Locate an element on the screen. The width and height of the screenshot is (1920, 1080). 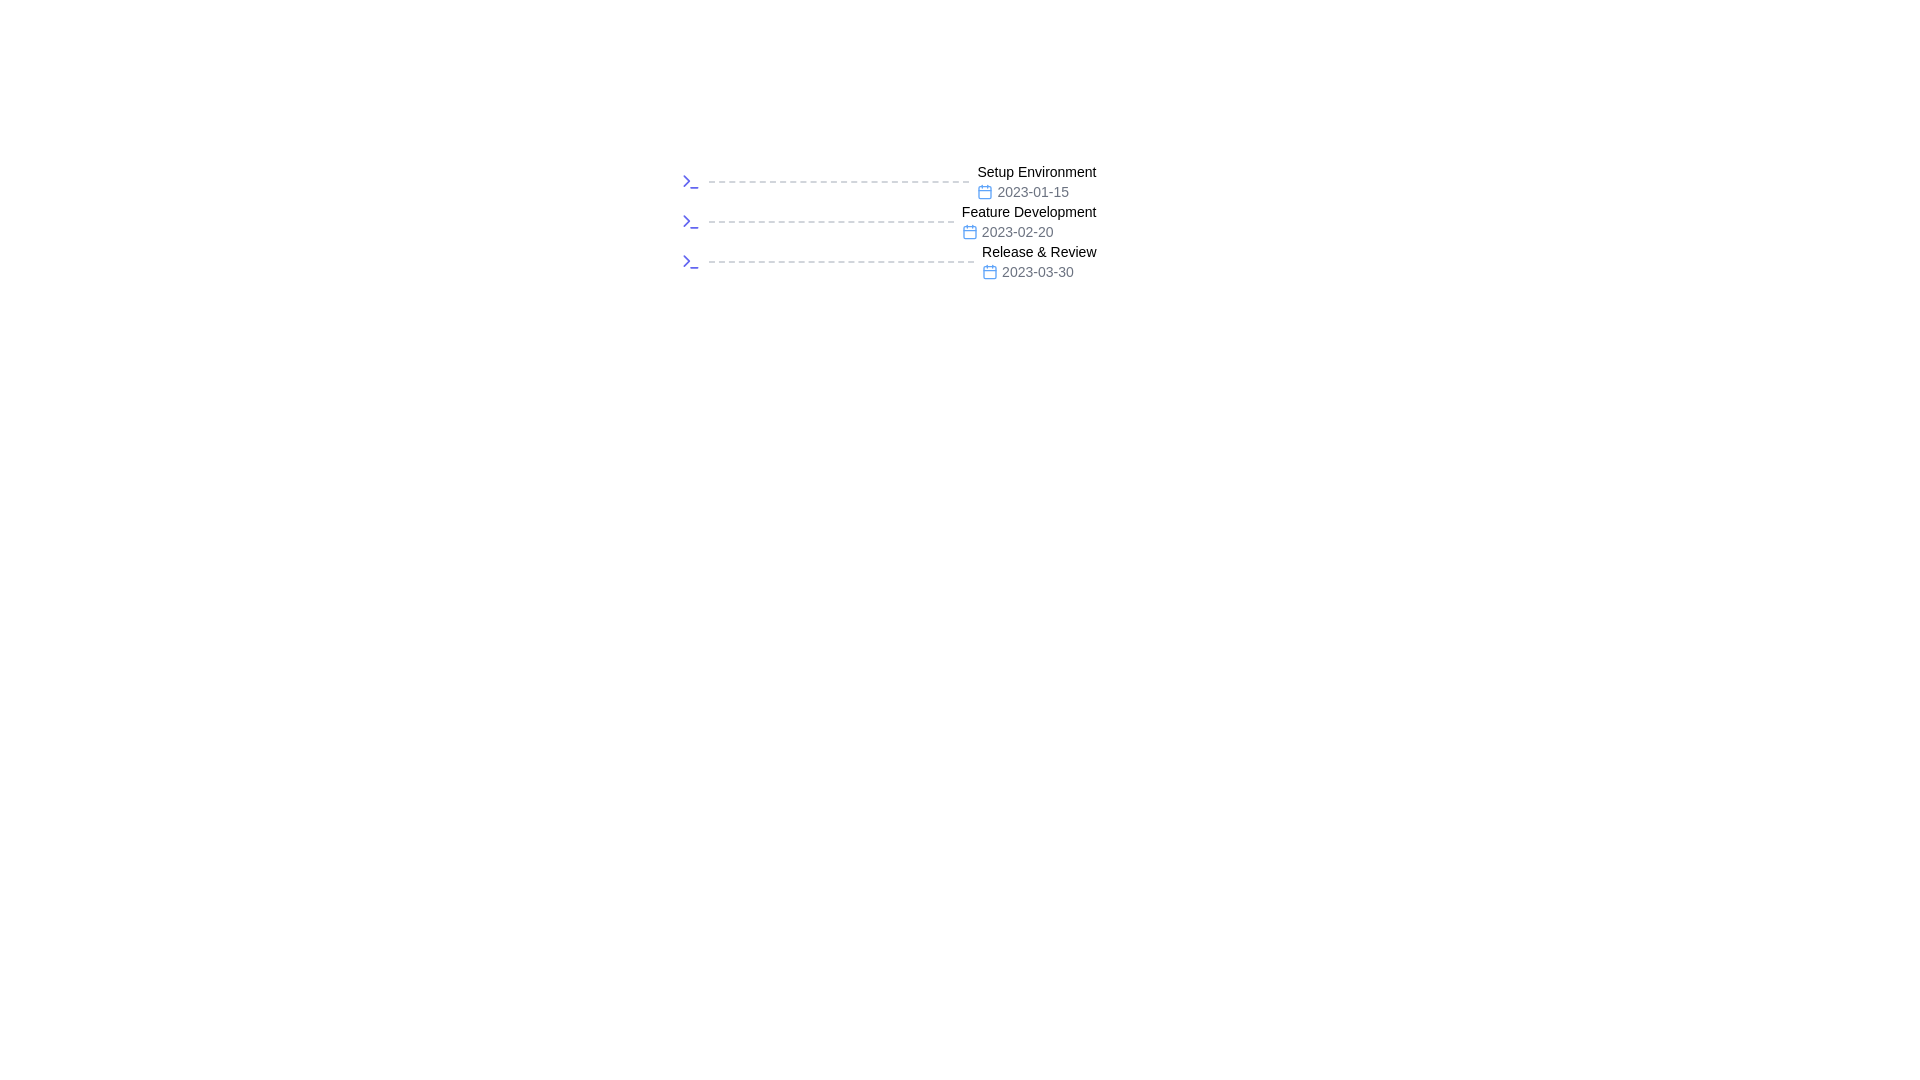
text of the label titled 'Setup Environment', which is the first item in a structured list and rendered in black sans-serif font is located at coordinates (1036, 171).